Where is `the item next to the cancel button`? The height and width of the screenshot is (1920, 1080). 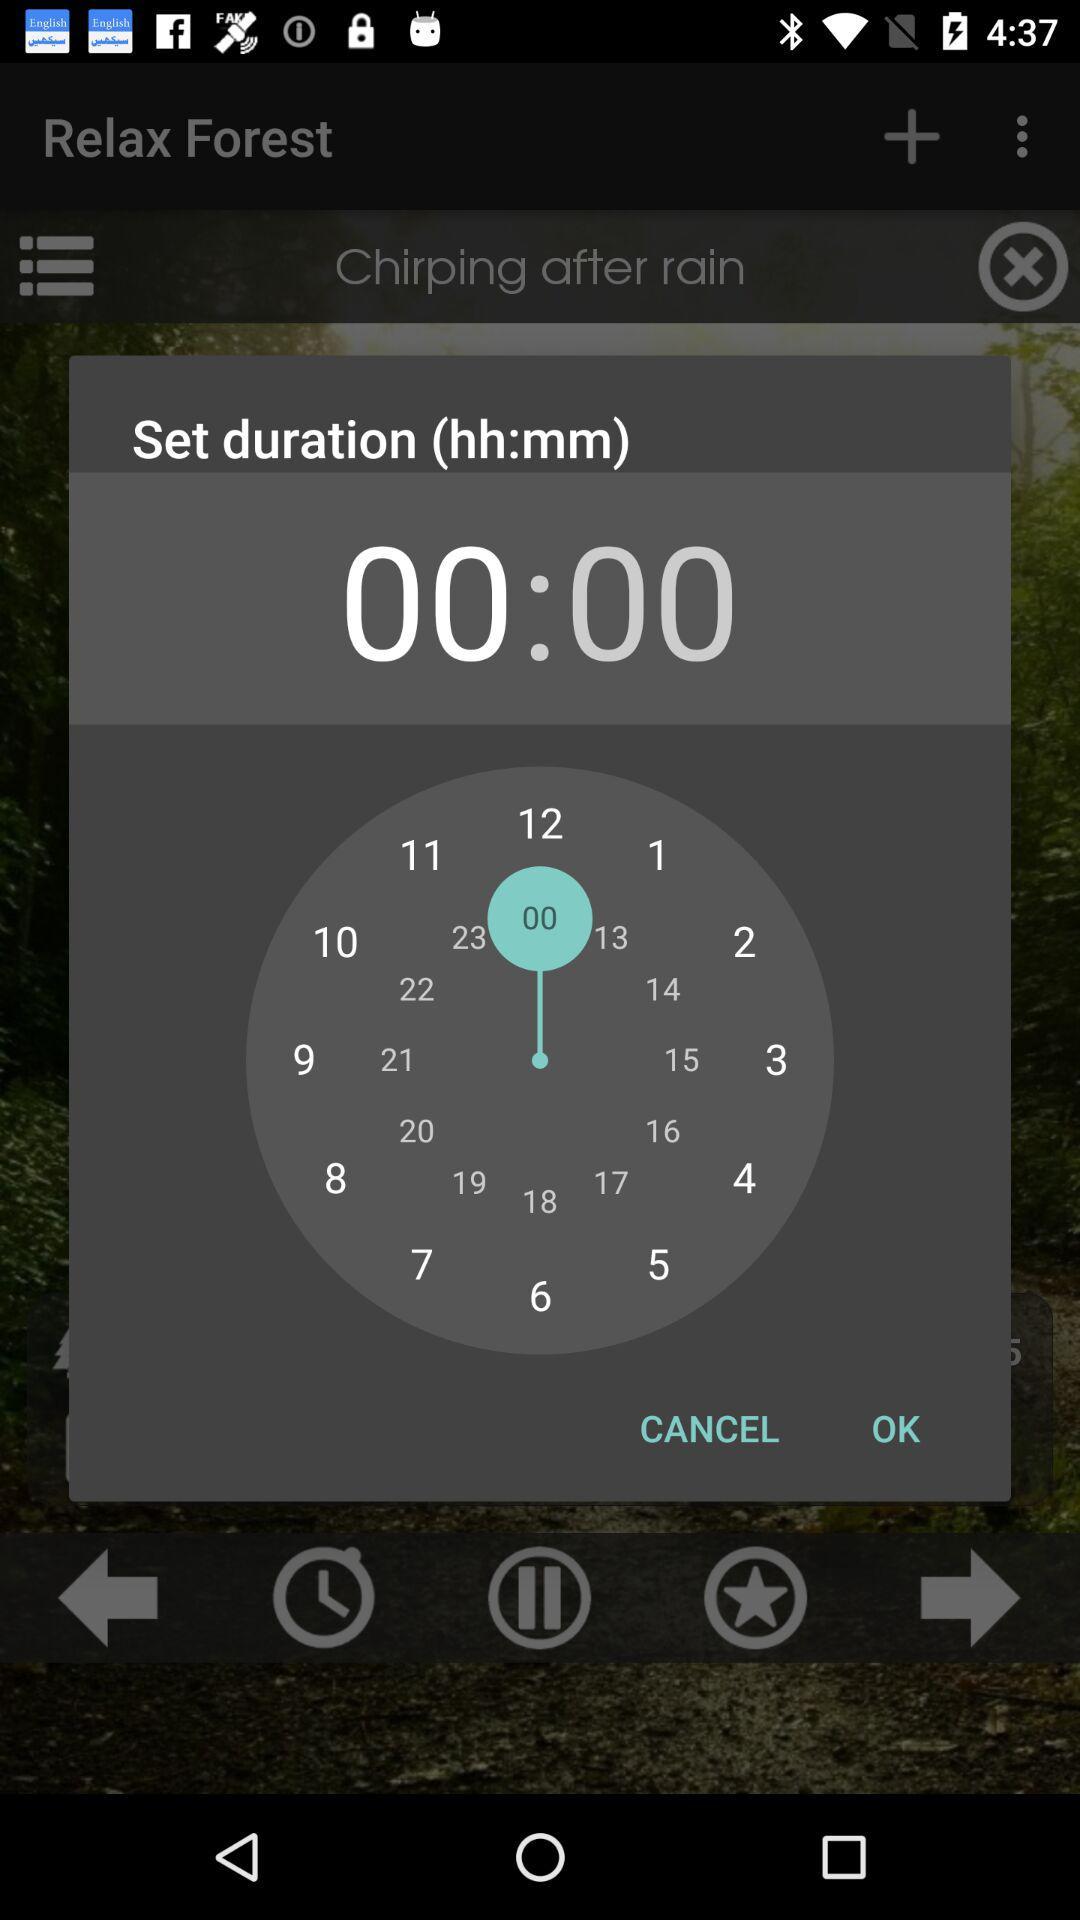 the item next to the cancel button is located at coordinates (894, 1427).